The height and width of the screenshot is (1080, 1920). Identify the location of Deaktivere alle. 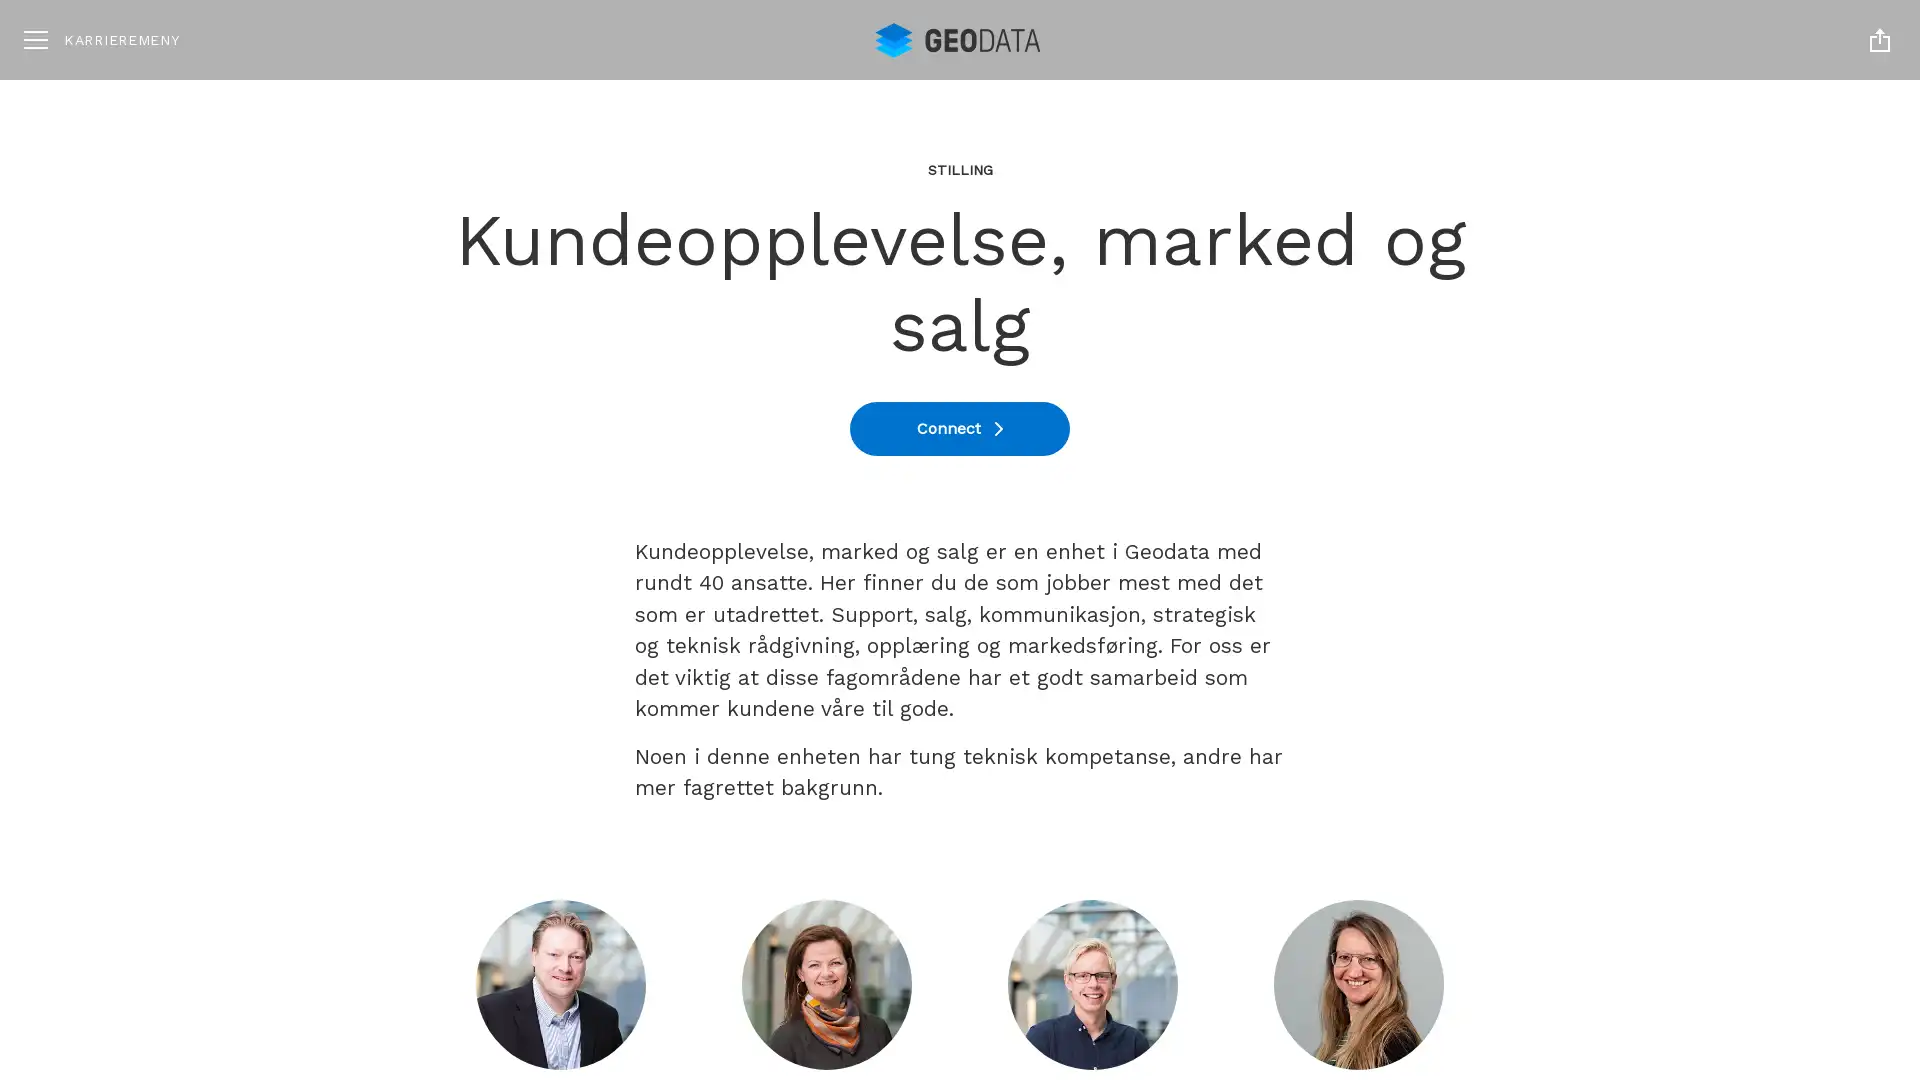
(1691, 914).